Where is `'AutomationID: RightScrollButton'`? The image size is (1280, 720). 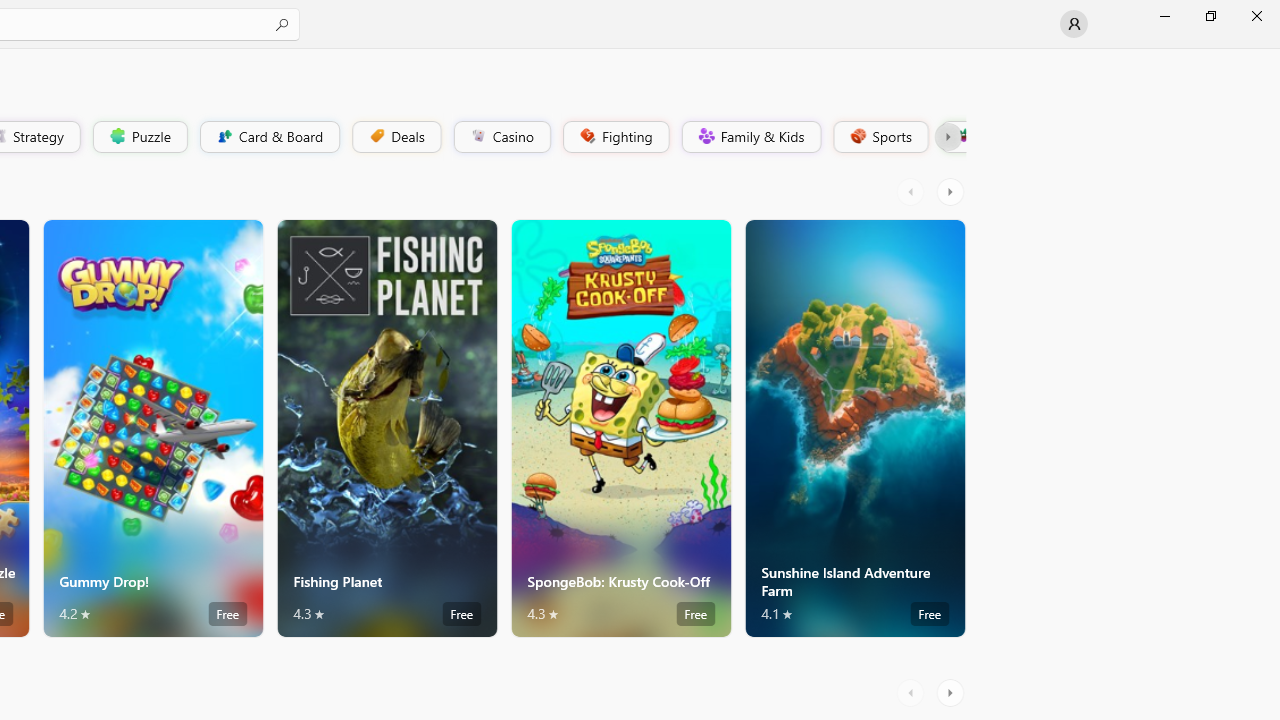
'AutomationID: RightScrollButton' is located at coordinates (951, 692).